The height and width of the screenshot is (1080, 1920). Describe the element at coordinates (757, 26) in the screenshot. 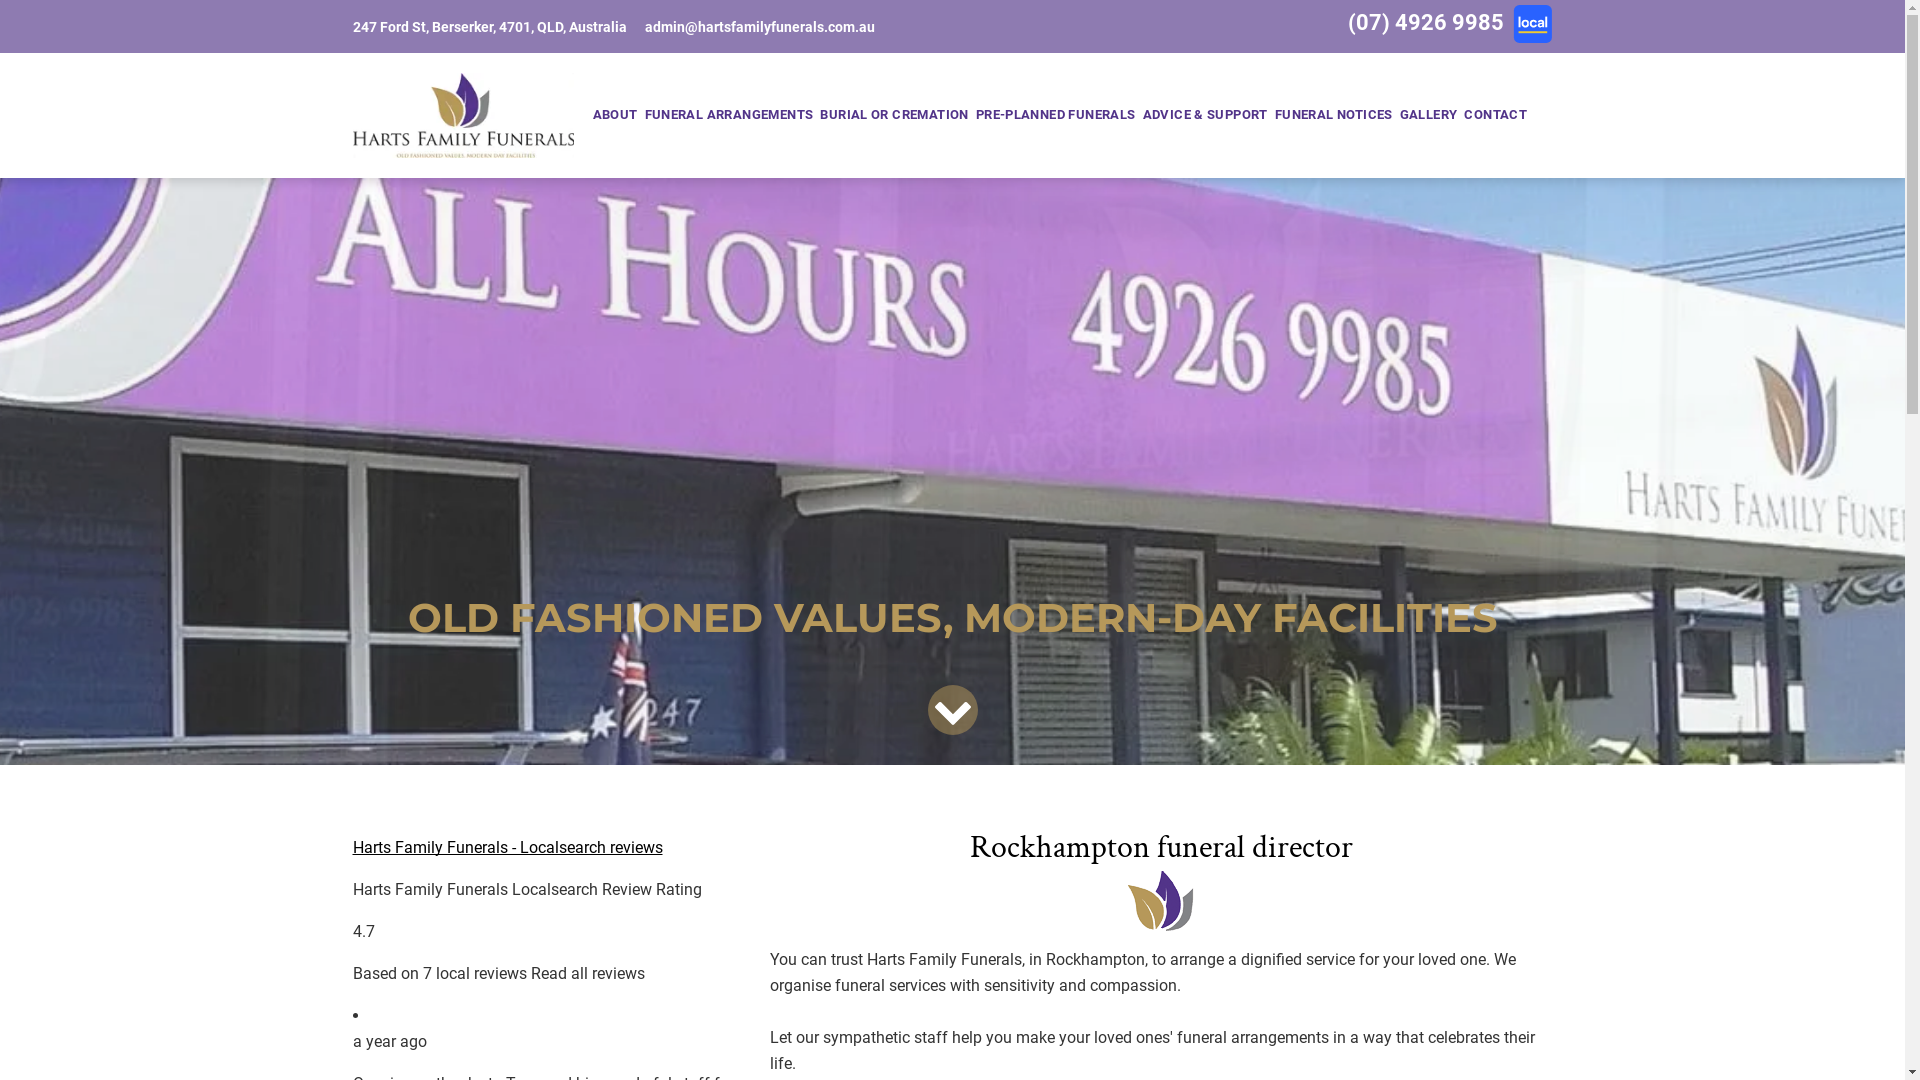

I see `'admin@hartsfamilyfunerals.com.au'` at that location.